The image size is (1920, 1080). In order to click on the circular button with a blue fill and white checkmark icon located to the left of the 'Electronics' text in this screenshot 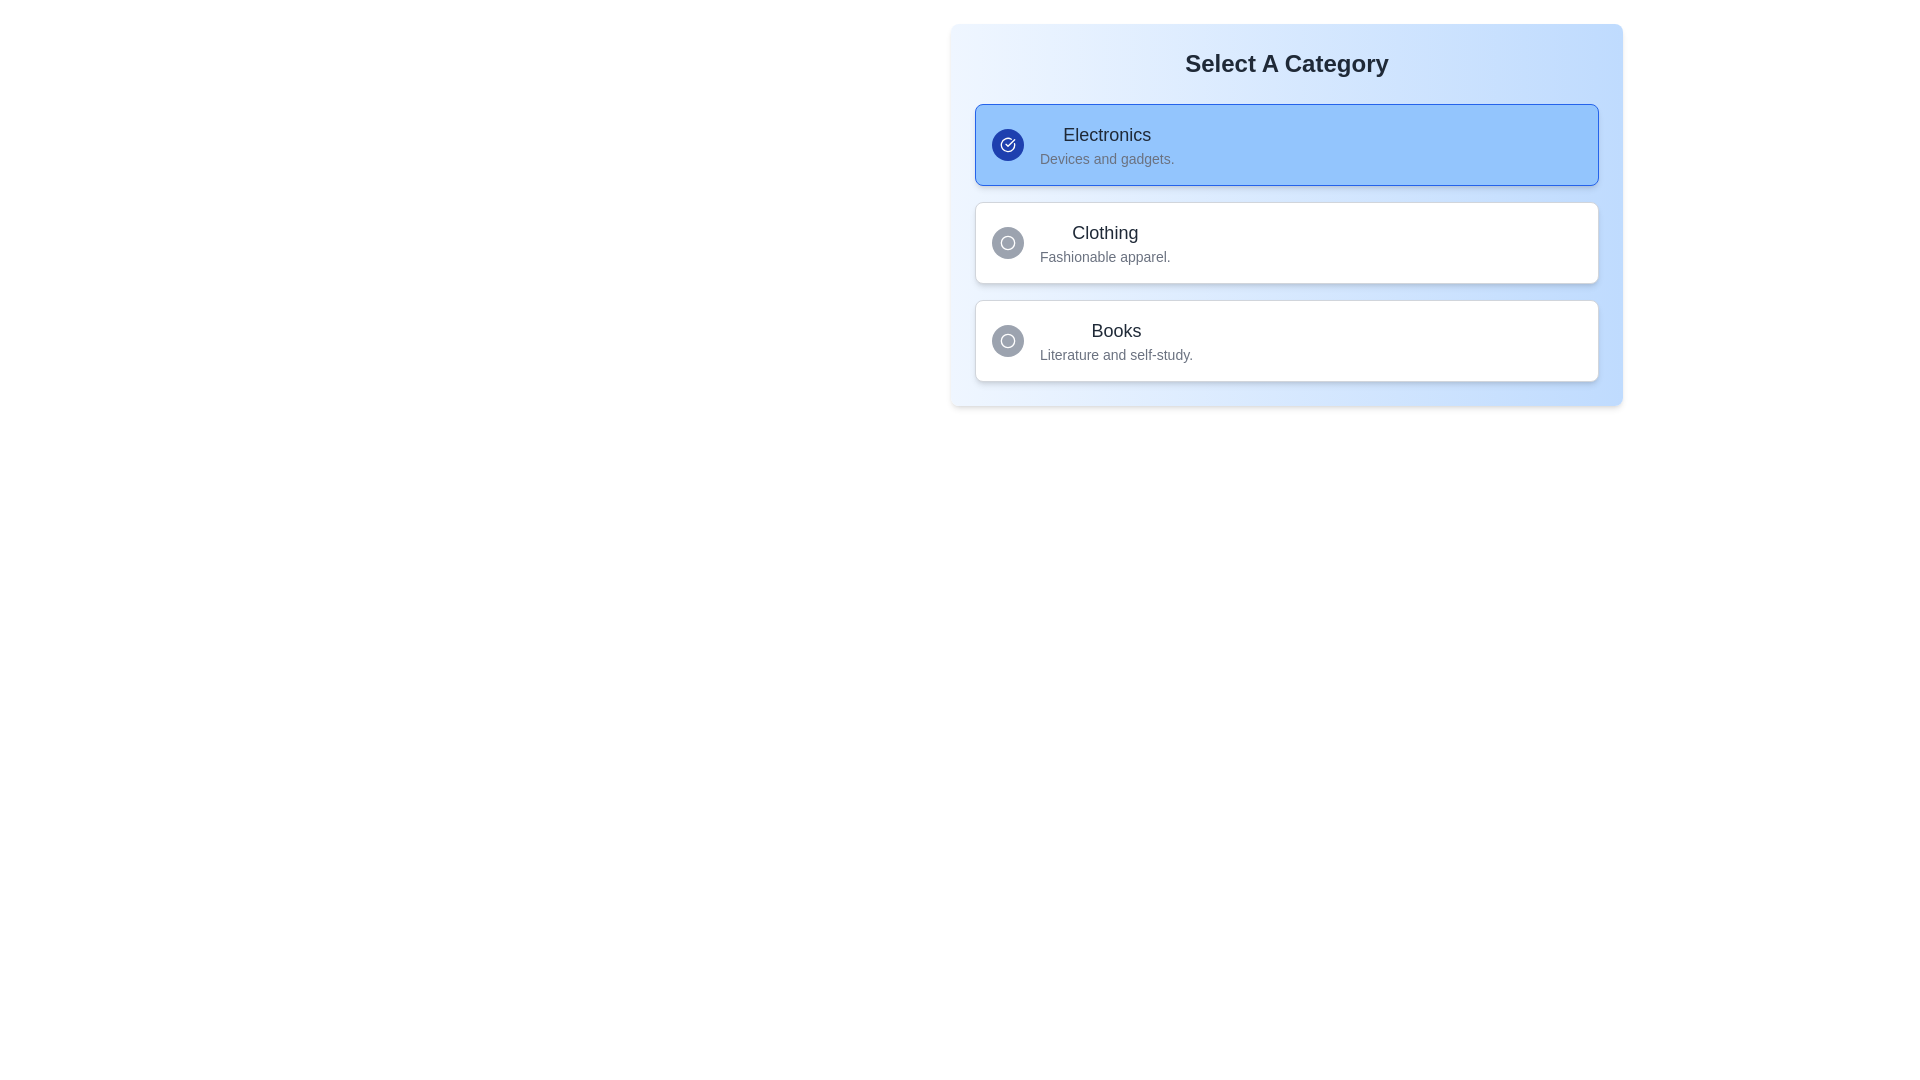, I will do `click(1008, 144)`.